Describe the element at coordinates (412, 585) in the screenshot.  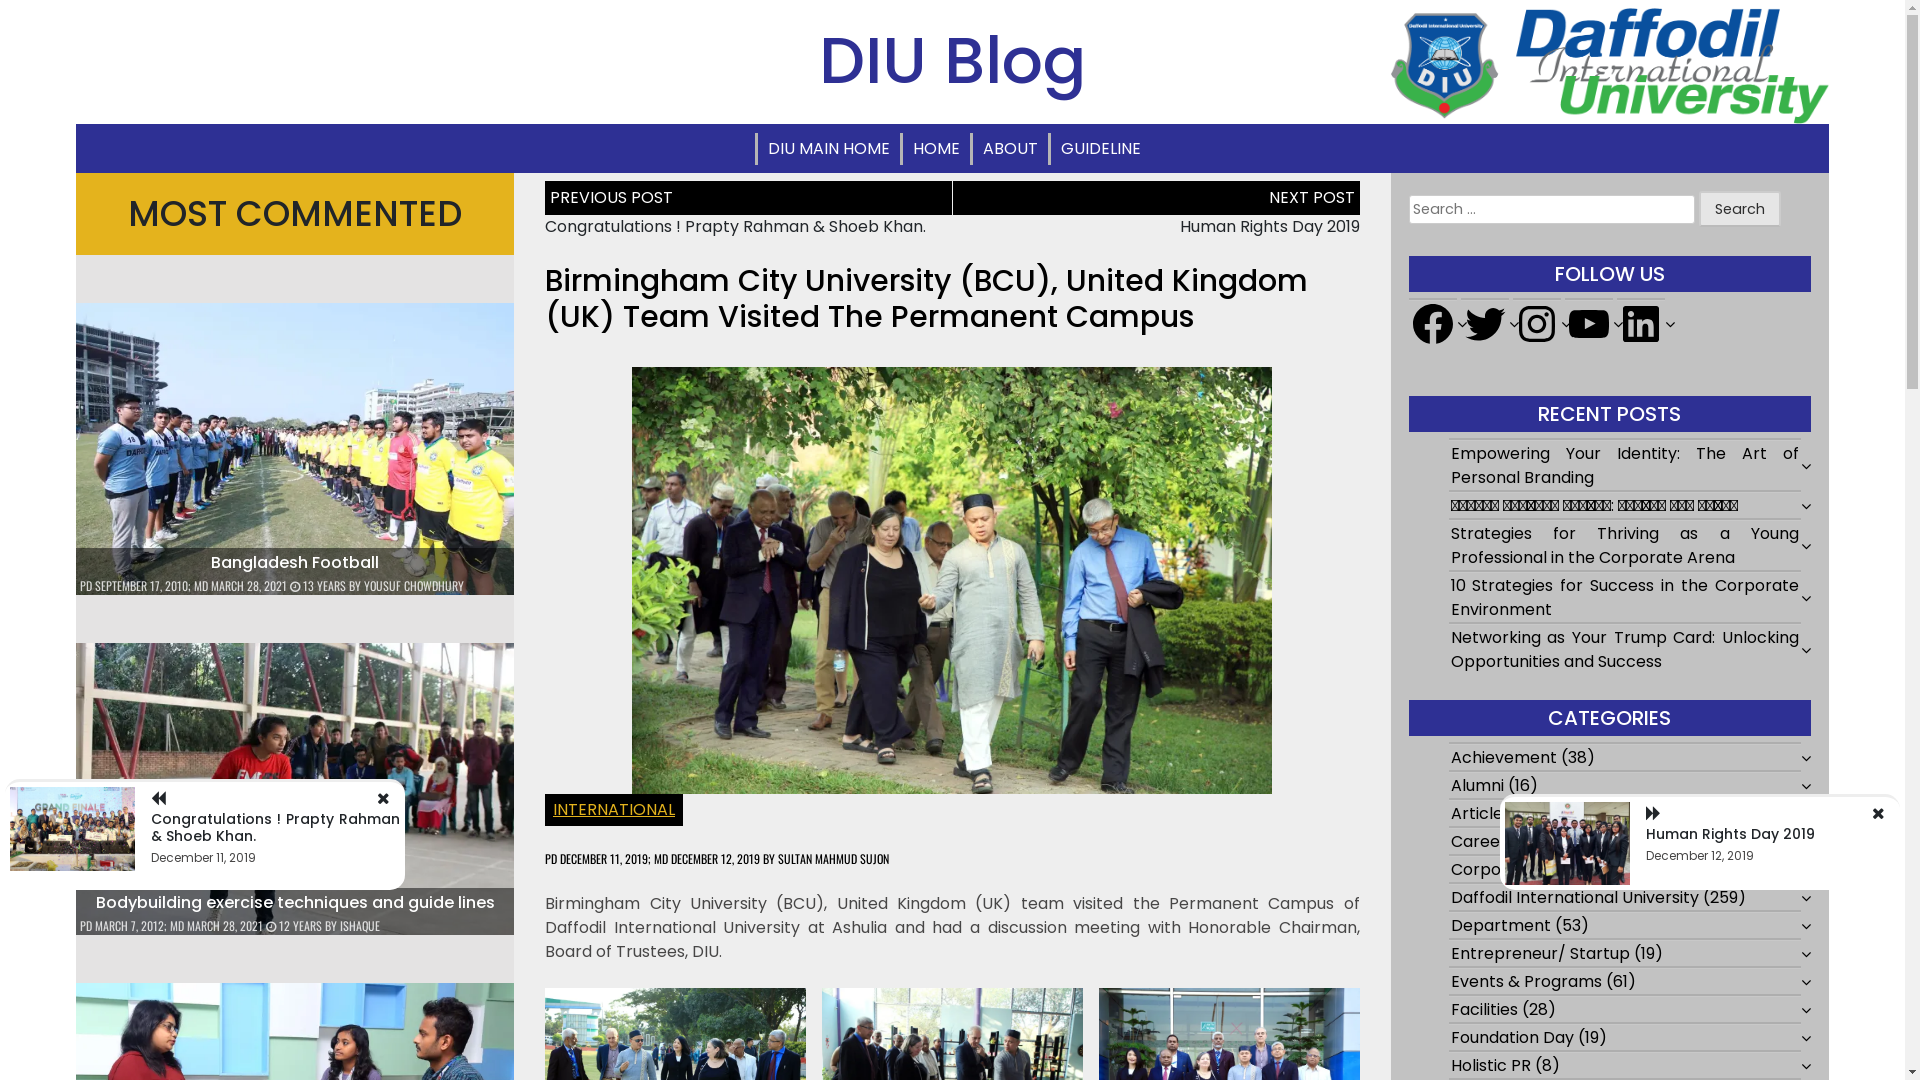
I see `'YOUSUF CHOWDHURY'` at that location.